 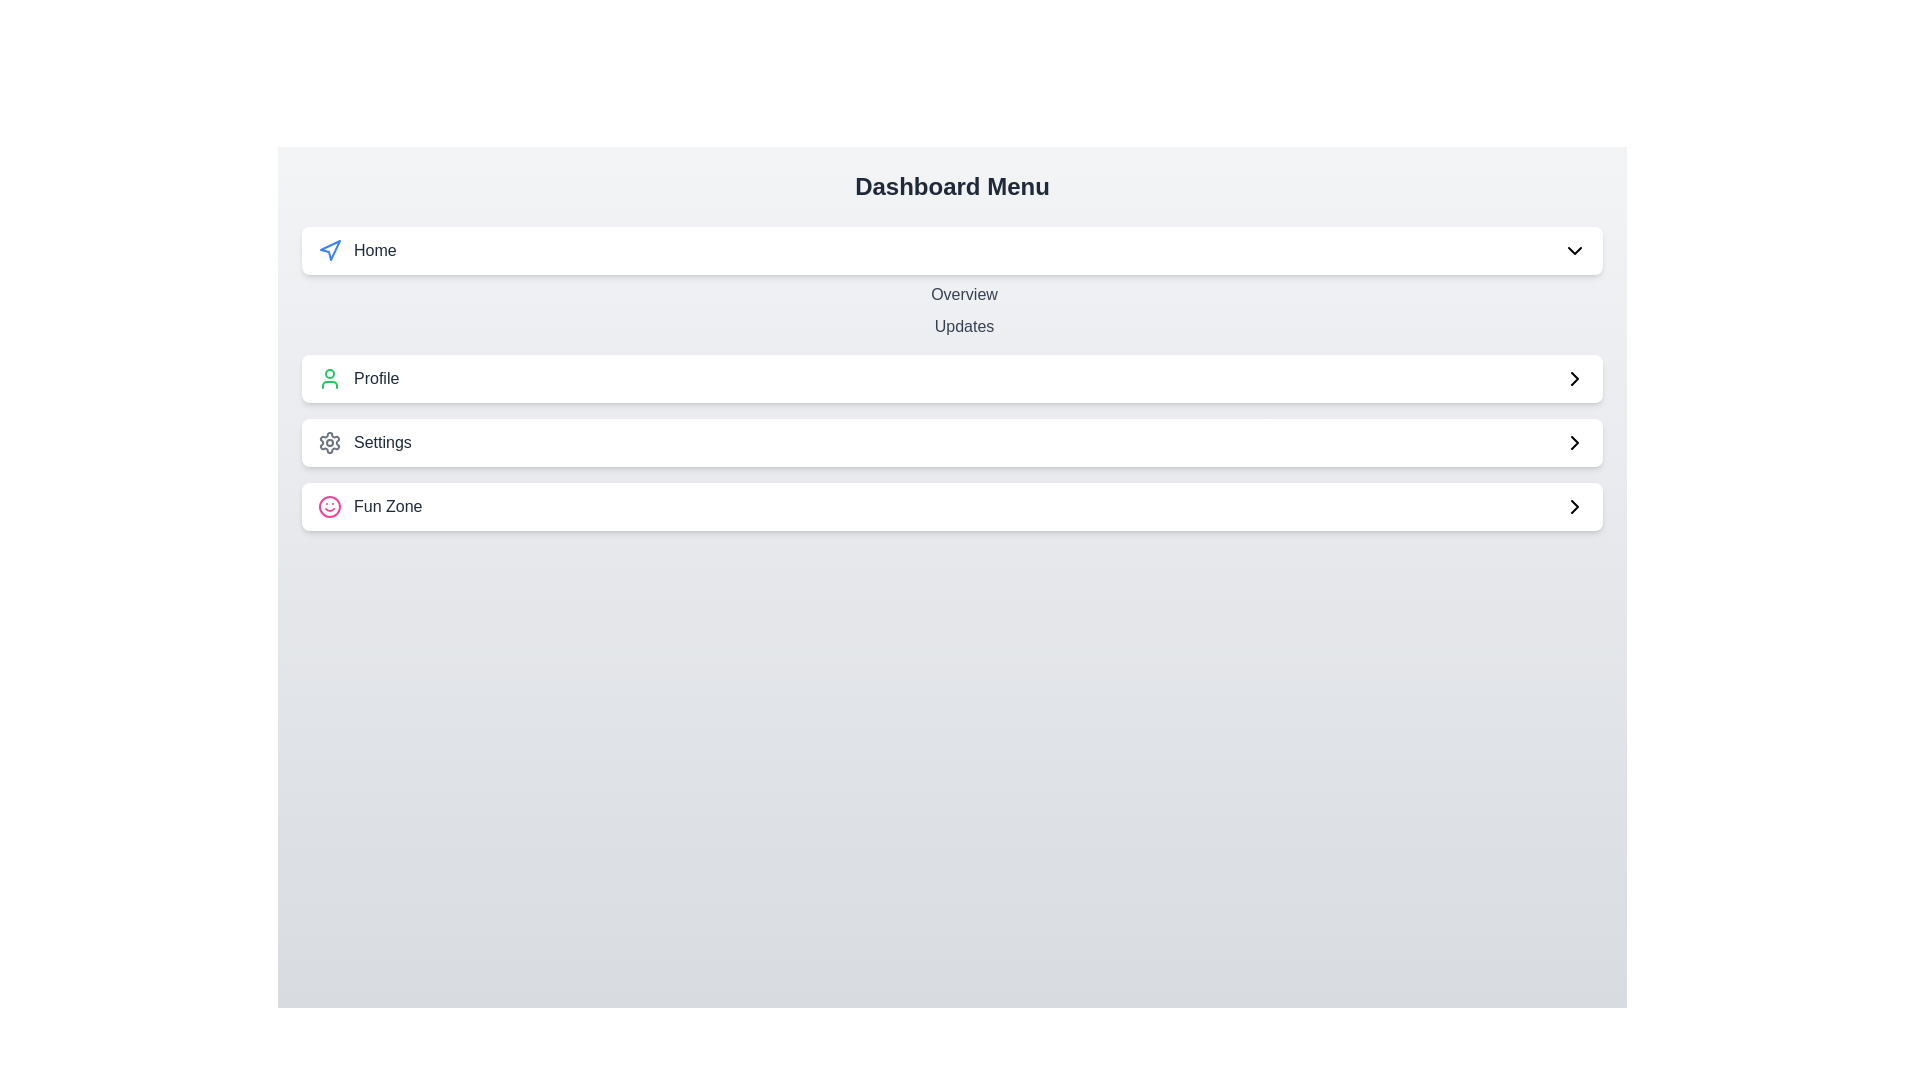 I want to click on the centrally aligned title Text Label at the top of the dashboard, which indicates the current context or section, so click(x=951, y=186).